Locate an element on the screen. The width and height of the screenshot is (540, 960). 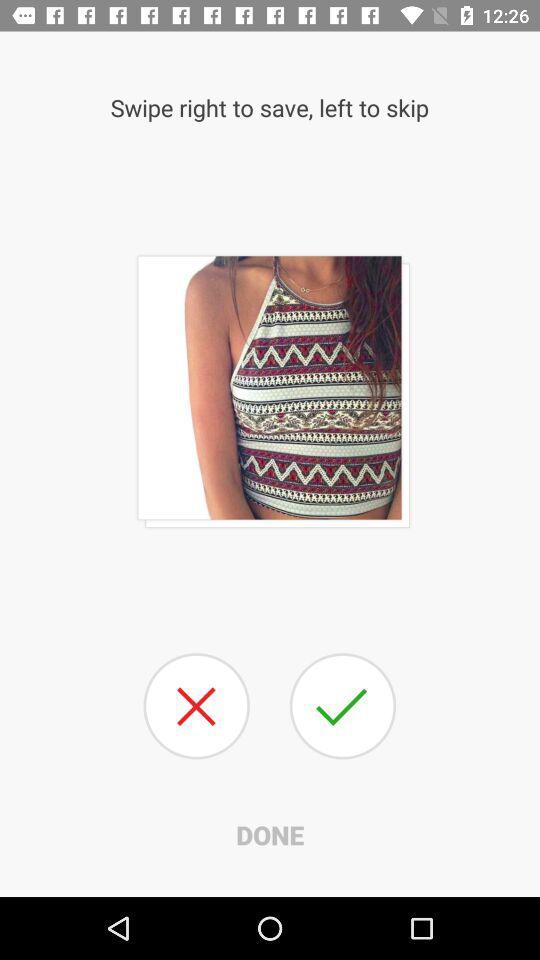
skip the photo is located at coordinates (196, 706).